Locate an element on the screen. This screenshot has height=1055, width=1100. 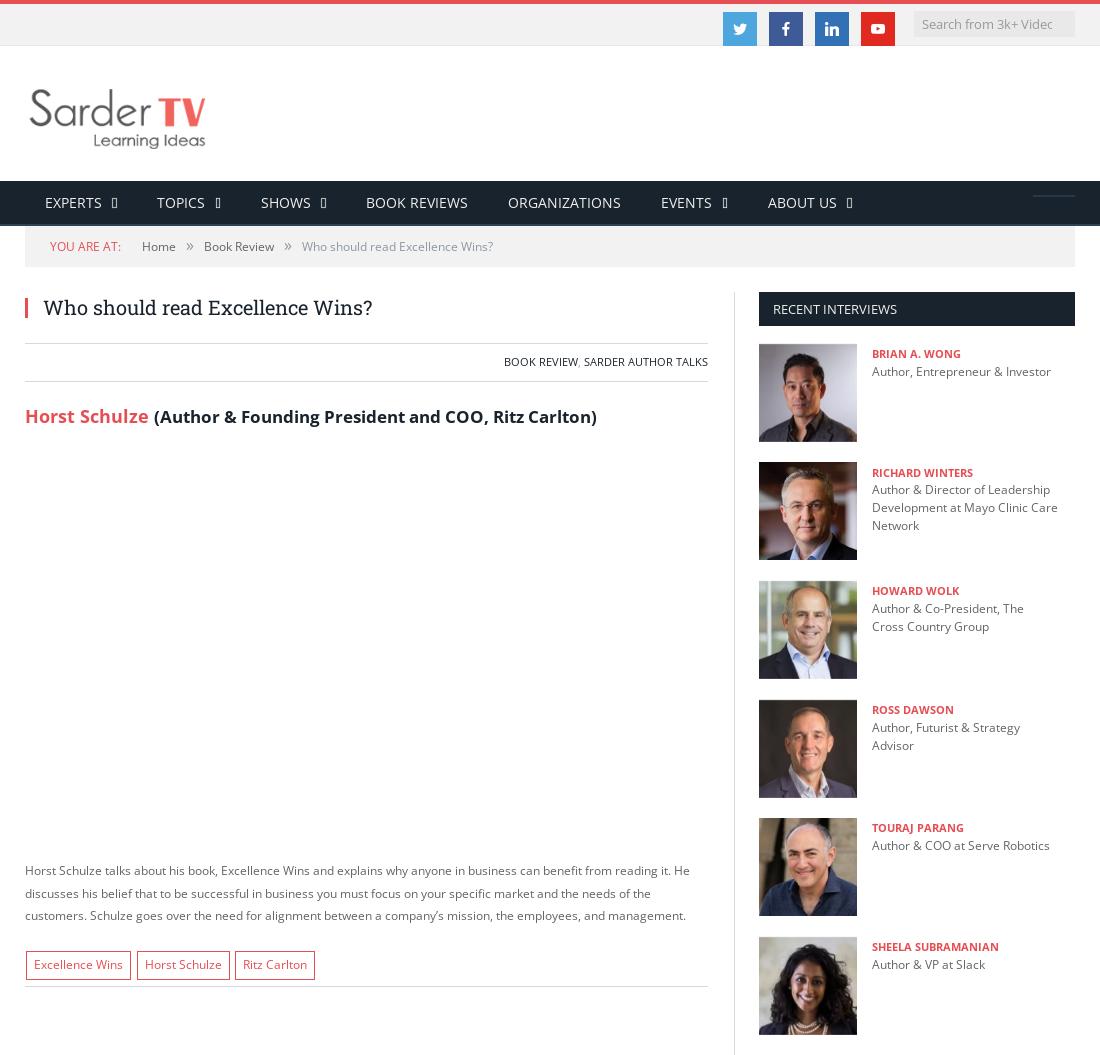
'Sarder Author Talks' is located at coordinates (582, 361).